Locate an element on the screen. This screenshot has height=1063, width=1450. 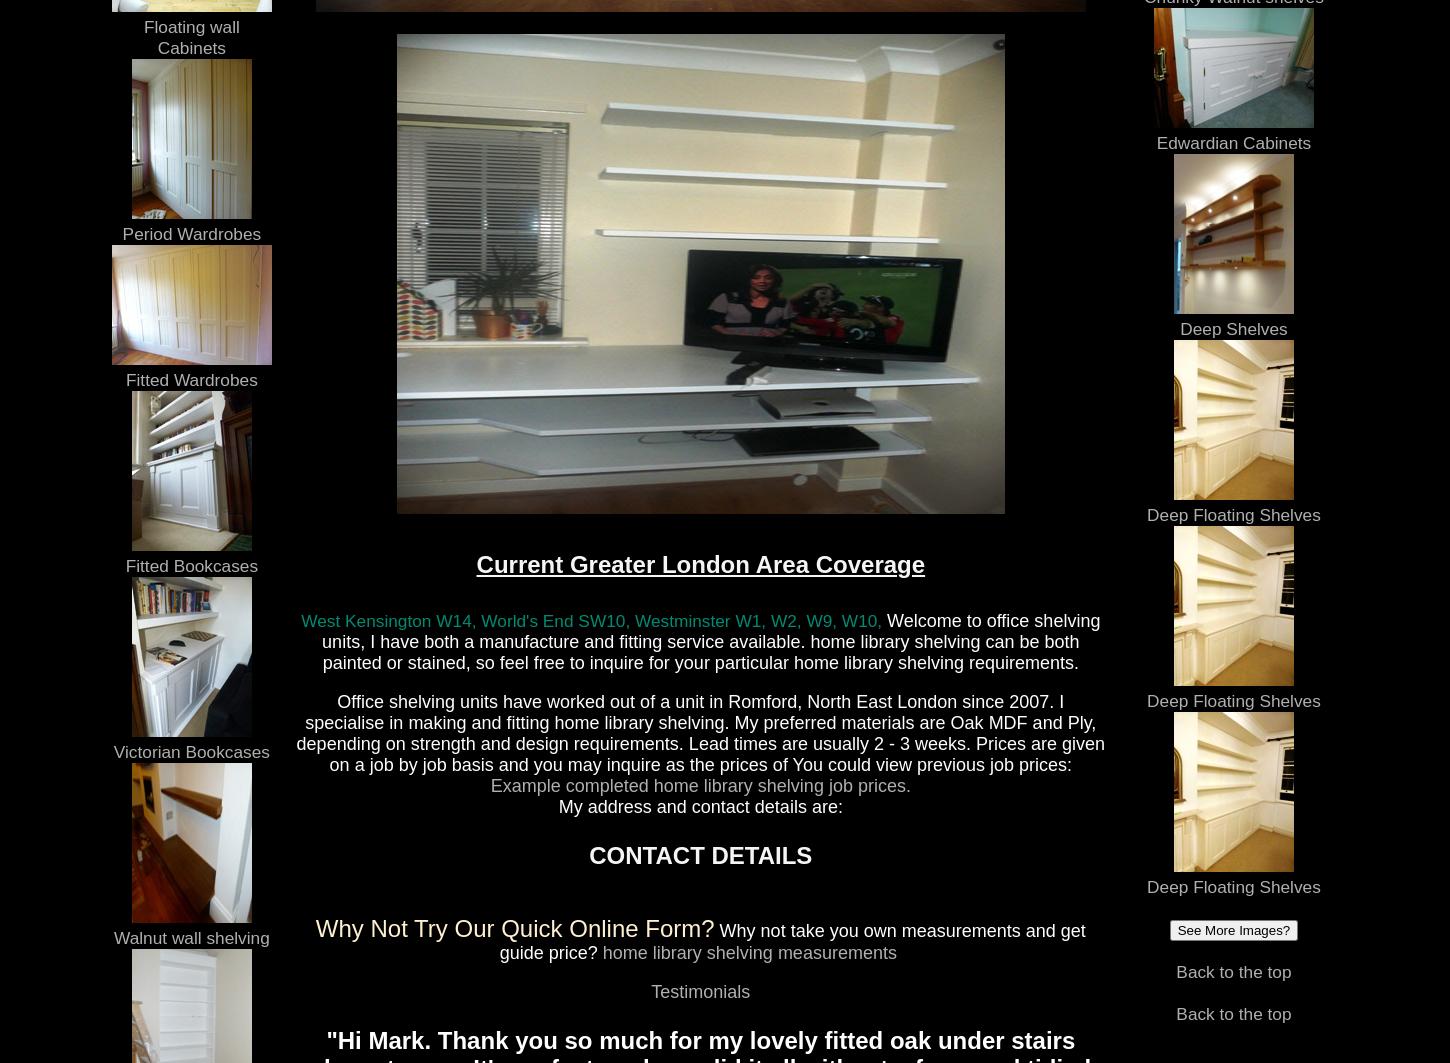
'home library shelving measurements' is located at coordinates (749, 951).